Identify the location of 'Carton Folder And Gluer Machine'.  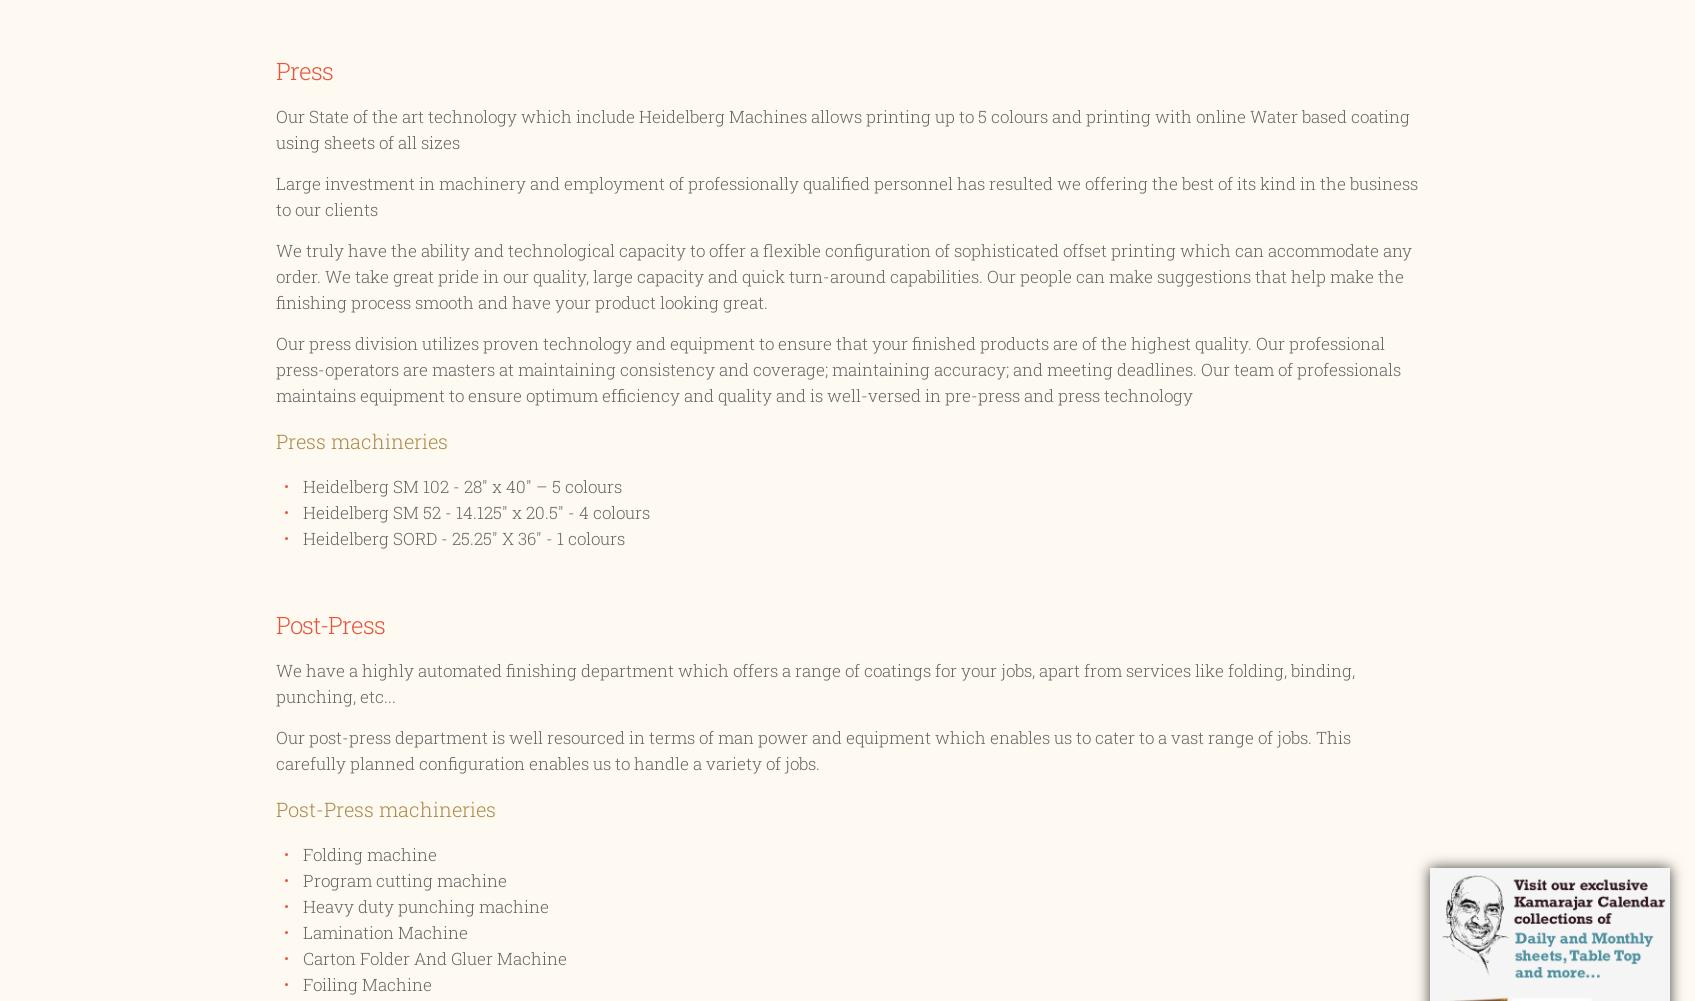
(433, 957).